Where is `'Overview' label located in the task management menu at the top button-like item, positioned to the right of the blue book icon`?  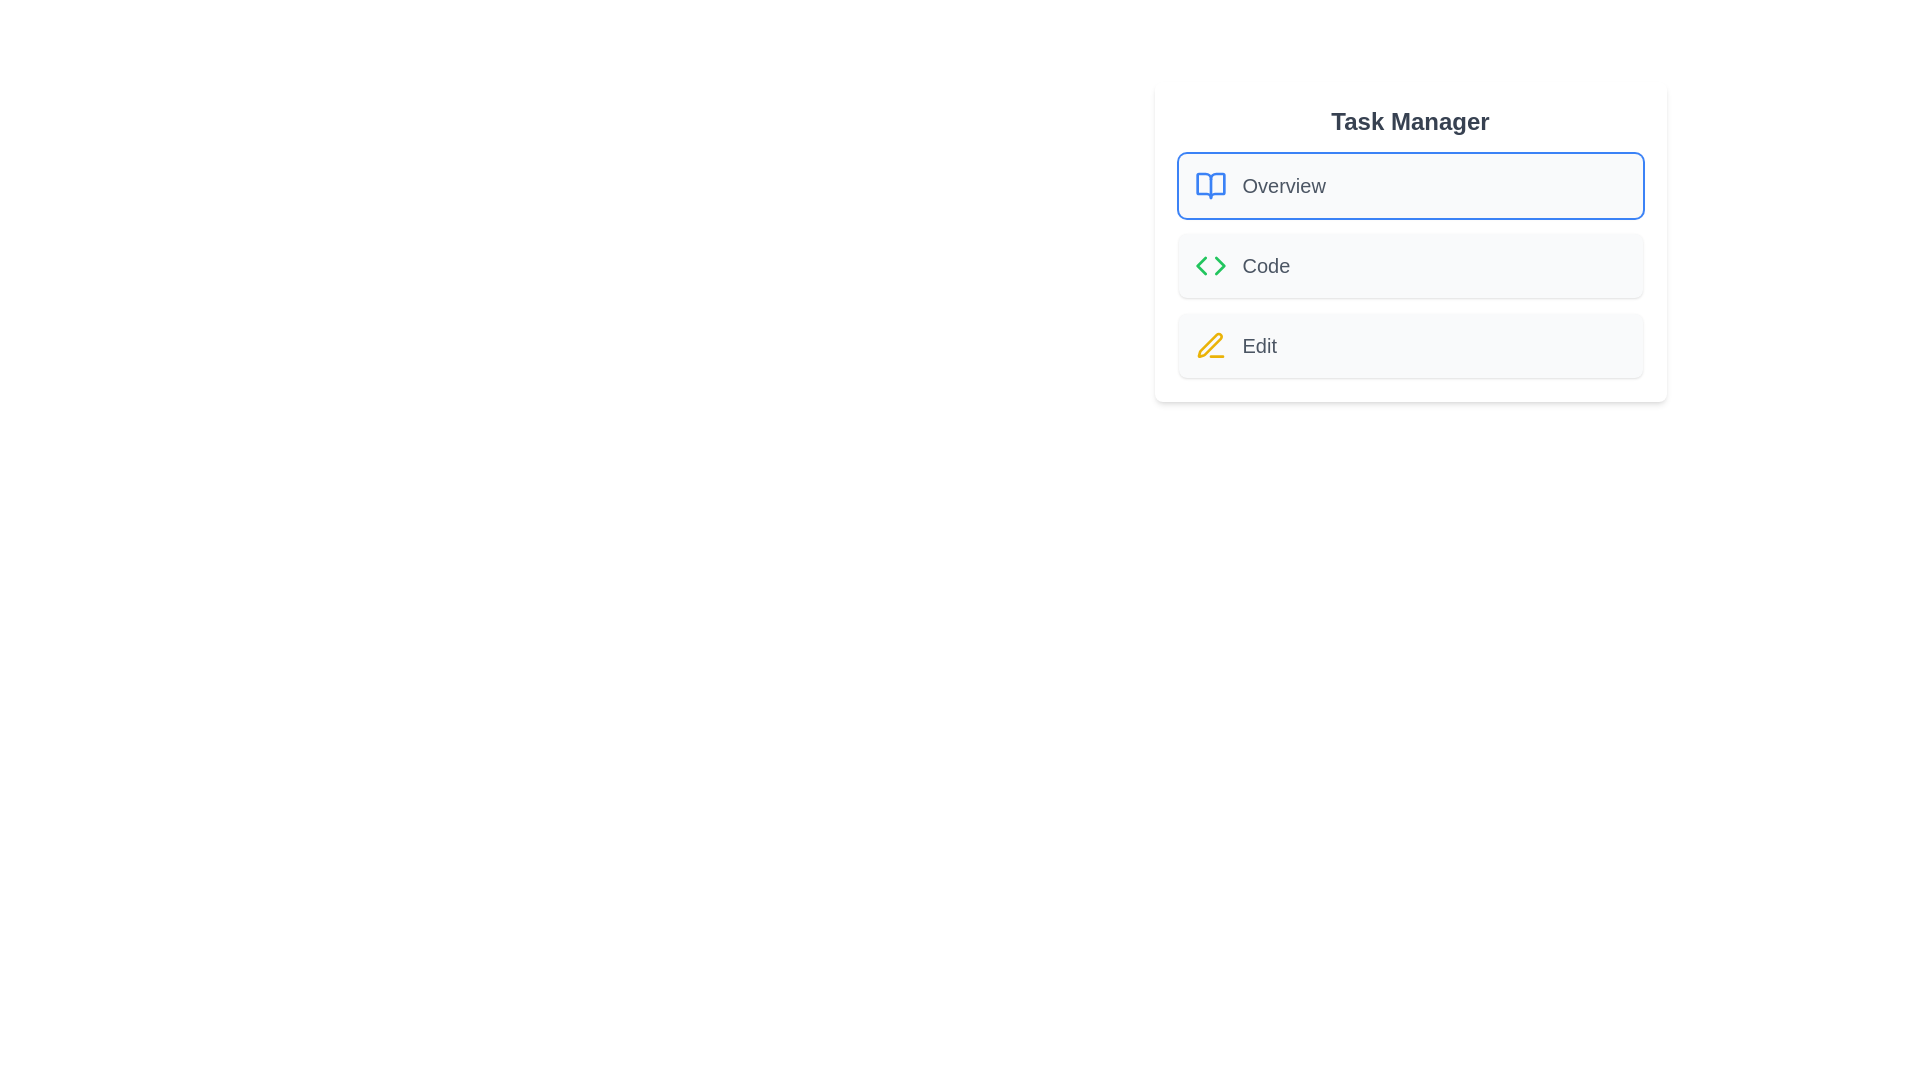
'Overview' label located in the task management menu at the top button-like item, positioned to the right of the blue book icon is located at coordinates (1284, 185).